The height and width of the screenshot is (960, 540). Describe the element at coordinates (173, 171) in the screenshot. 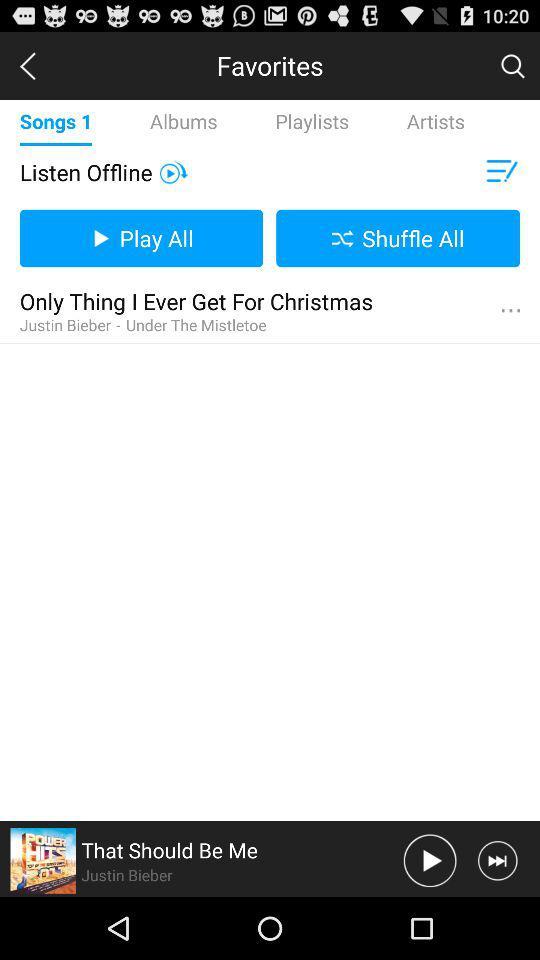

I see `video on buton` at that location.